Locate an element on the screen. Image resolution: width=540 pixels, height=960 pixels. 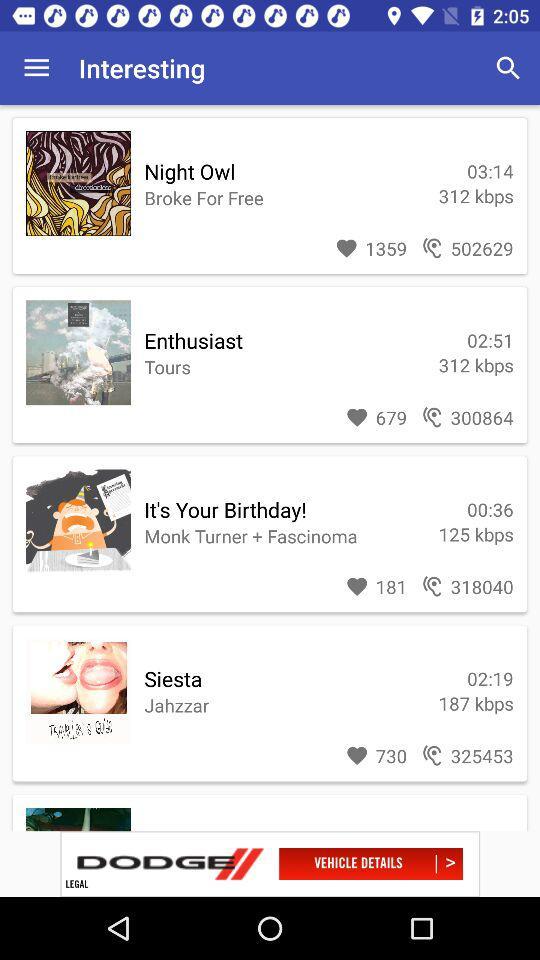
advertiment is located at coordinates (270, 863).